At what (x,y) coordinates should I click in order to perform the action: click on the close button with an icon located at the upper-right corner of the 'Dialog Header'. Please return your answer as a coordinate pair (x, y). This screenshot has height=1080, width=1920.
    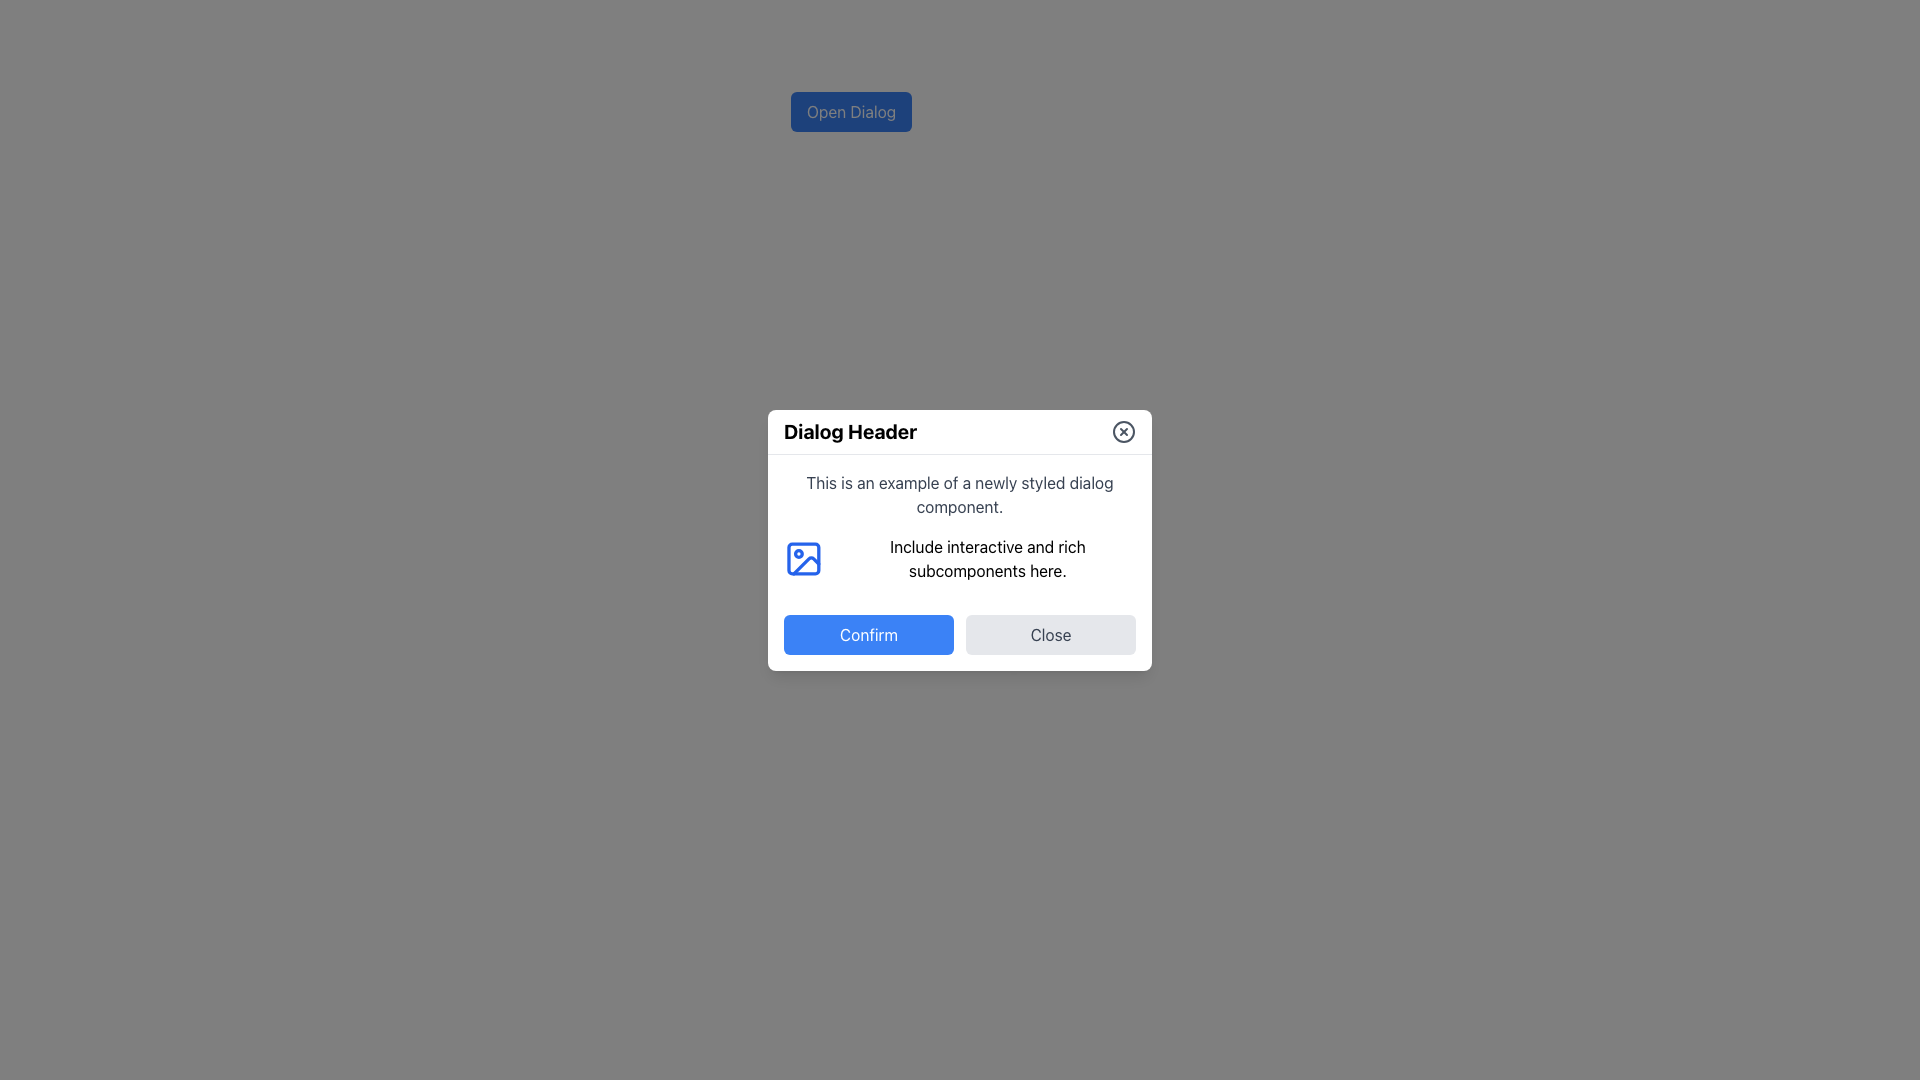
    Looking at the image, I should click on (1123, 430).